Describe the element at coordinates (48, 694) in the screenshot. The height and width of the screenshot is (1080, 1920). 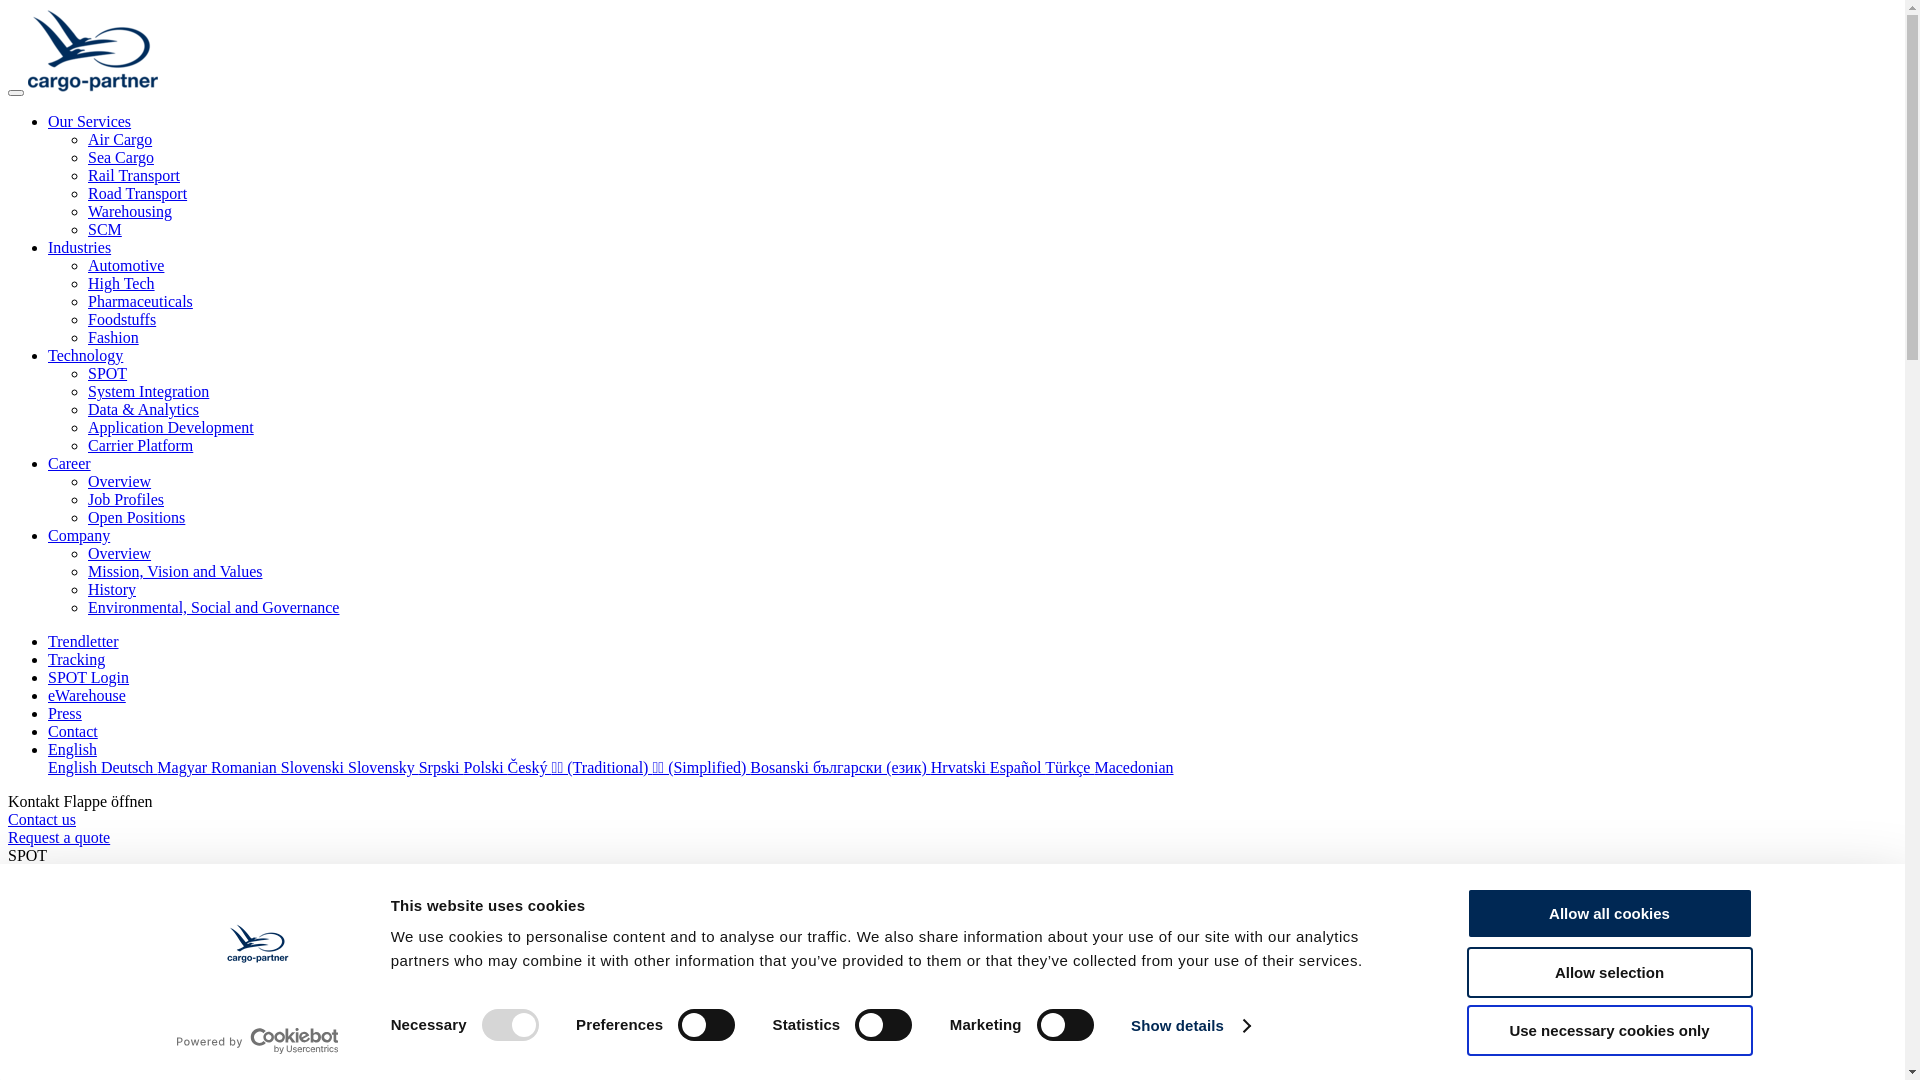
I see `'eWarehouse'` at that location.